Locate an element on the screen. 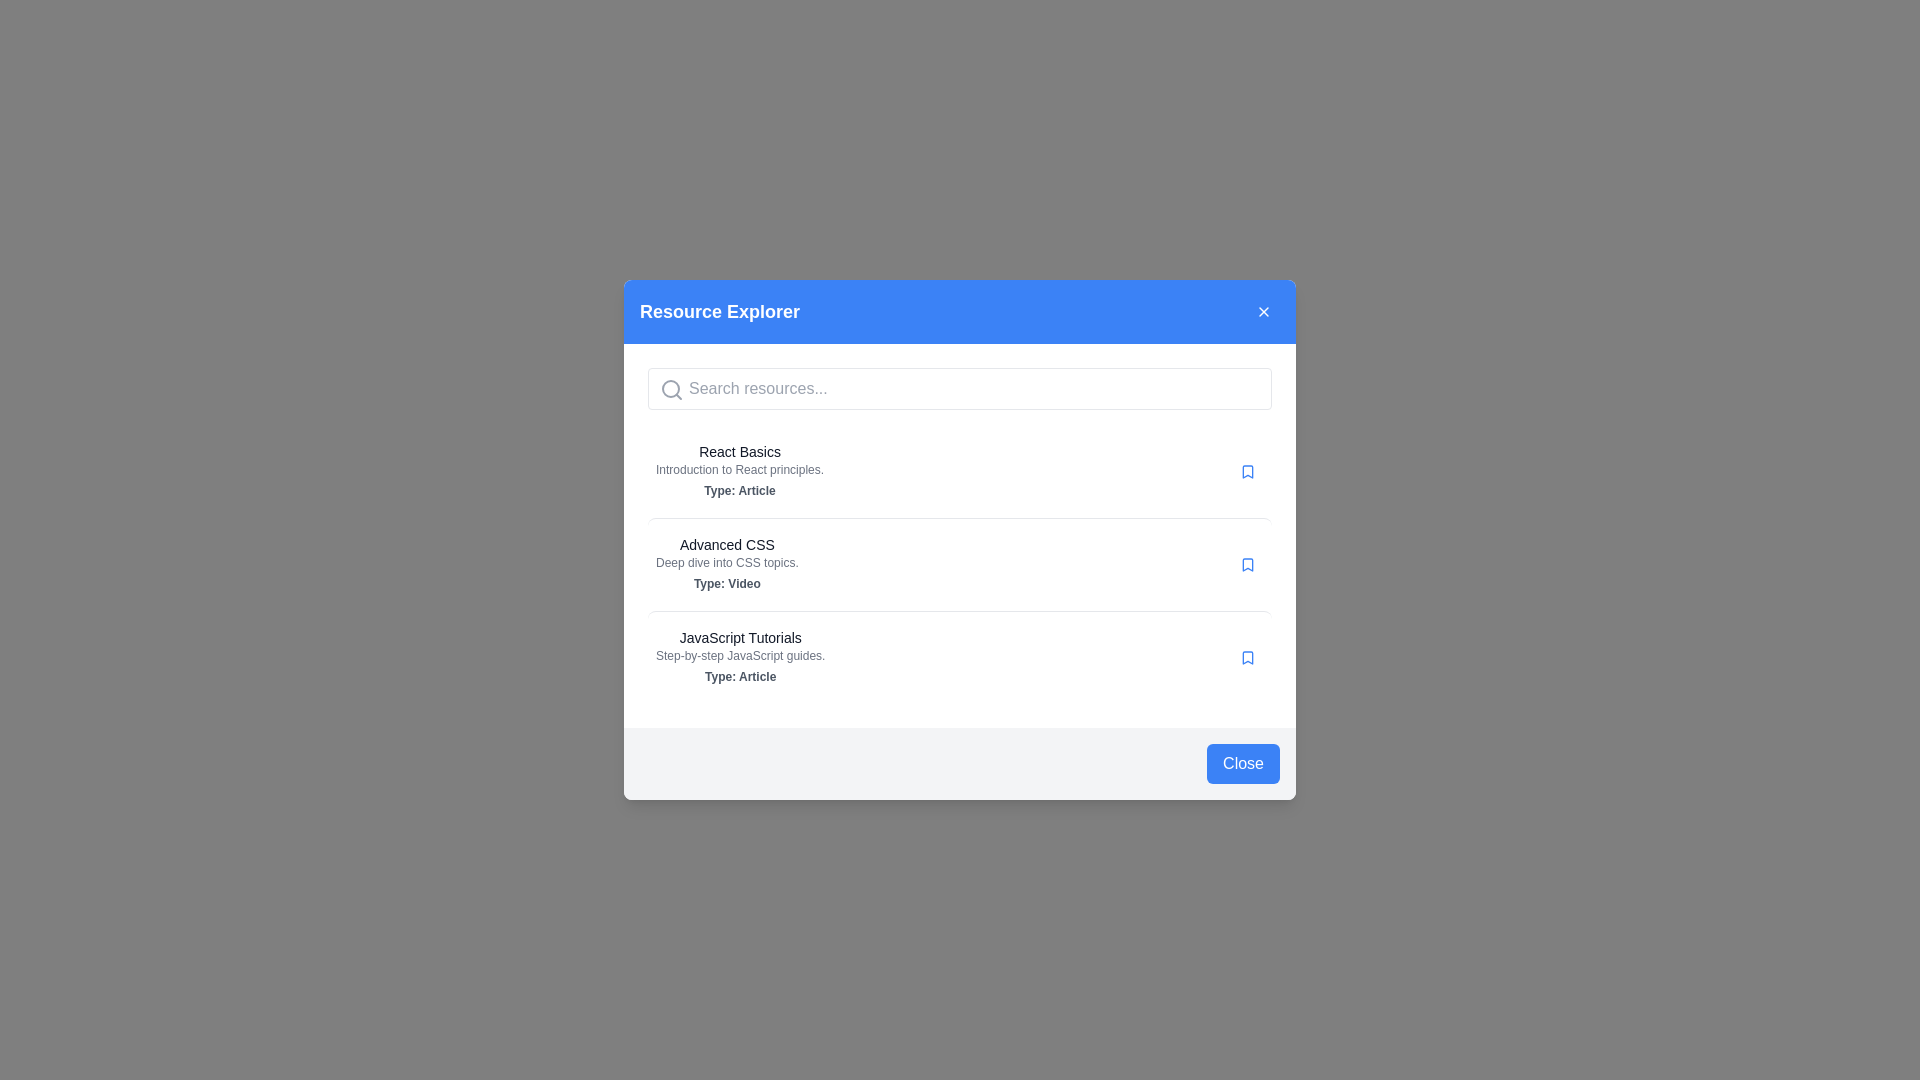 The width and height of the screenshot is (1920, 1080). the 'Advanced CSS' resource card located centrally in the list of video resources is located at coordinates (726, 564).